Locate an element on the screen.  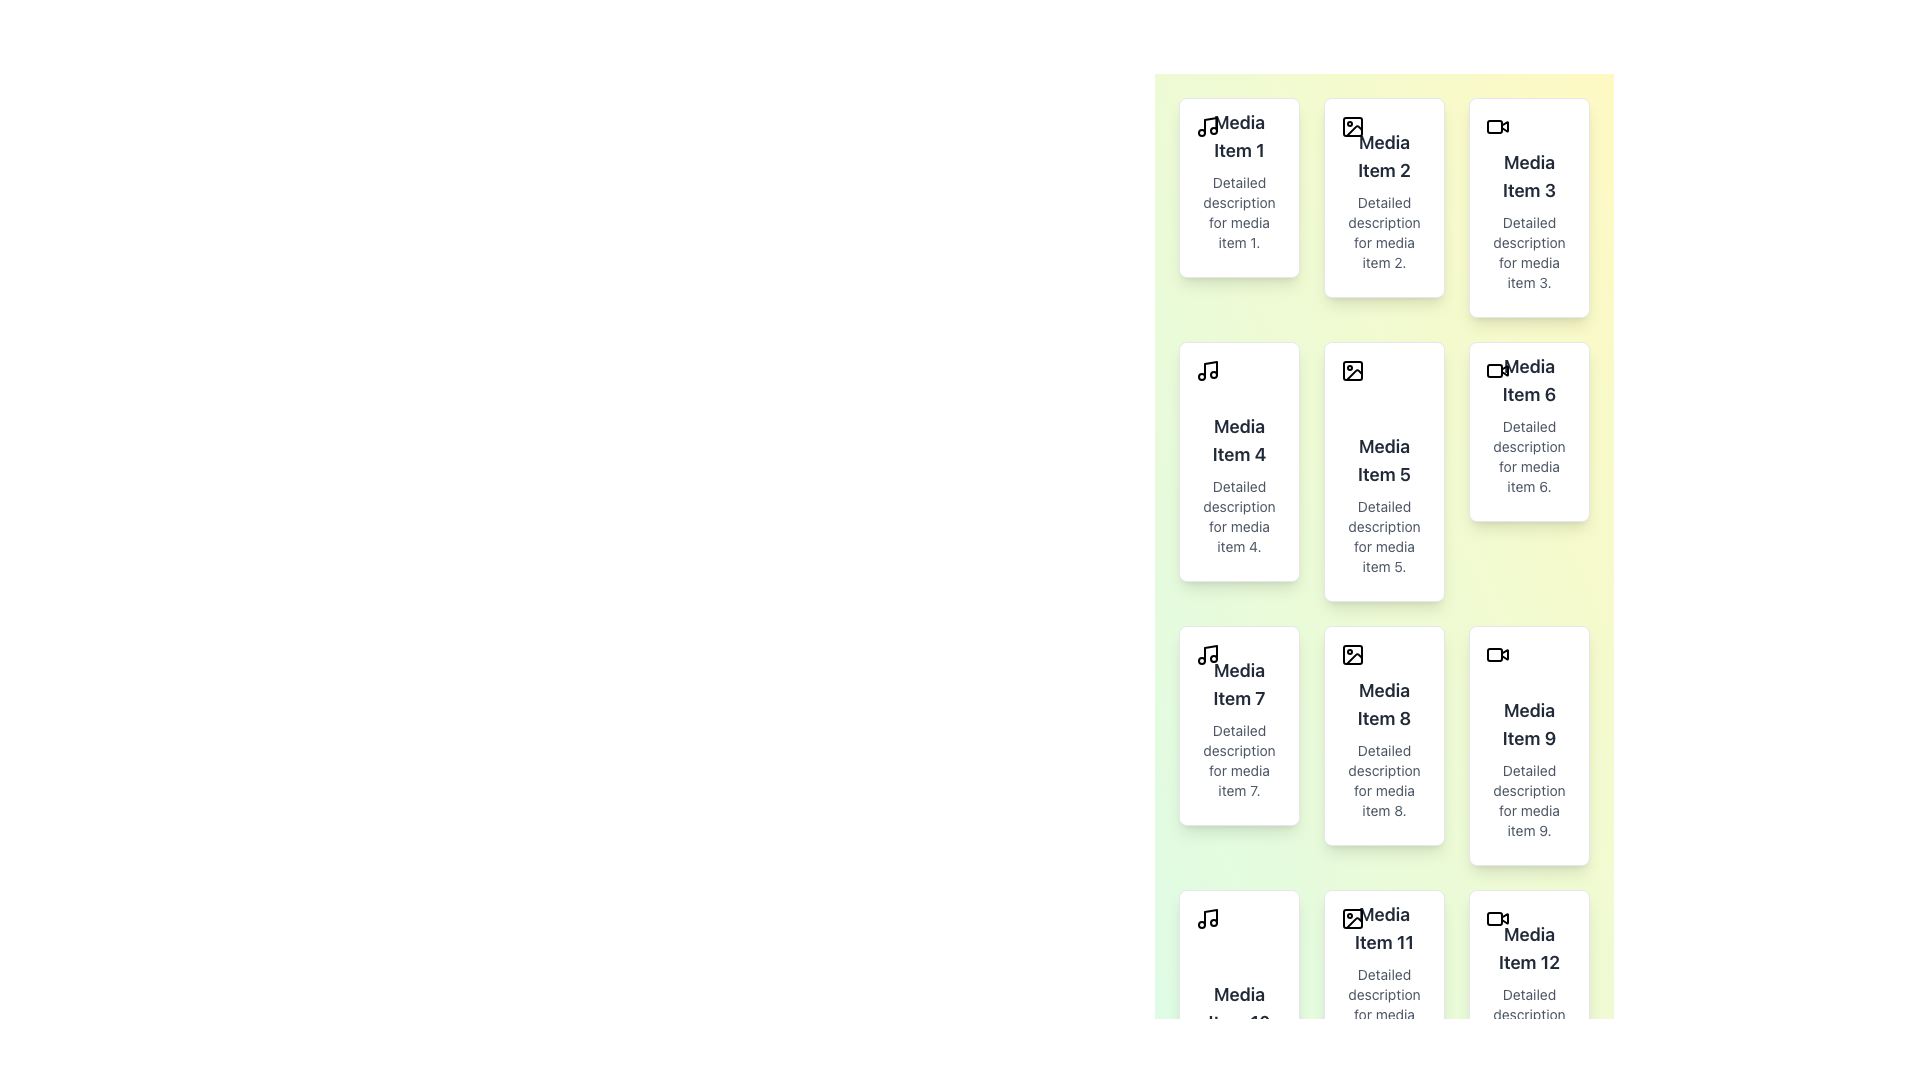
the black musical note icon located at the top-left corner of the card labeled 'Media Item 4', which is in the second row, first column of the grid layout is located at coordinates (1207, 370).